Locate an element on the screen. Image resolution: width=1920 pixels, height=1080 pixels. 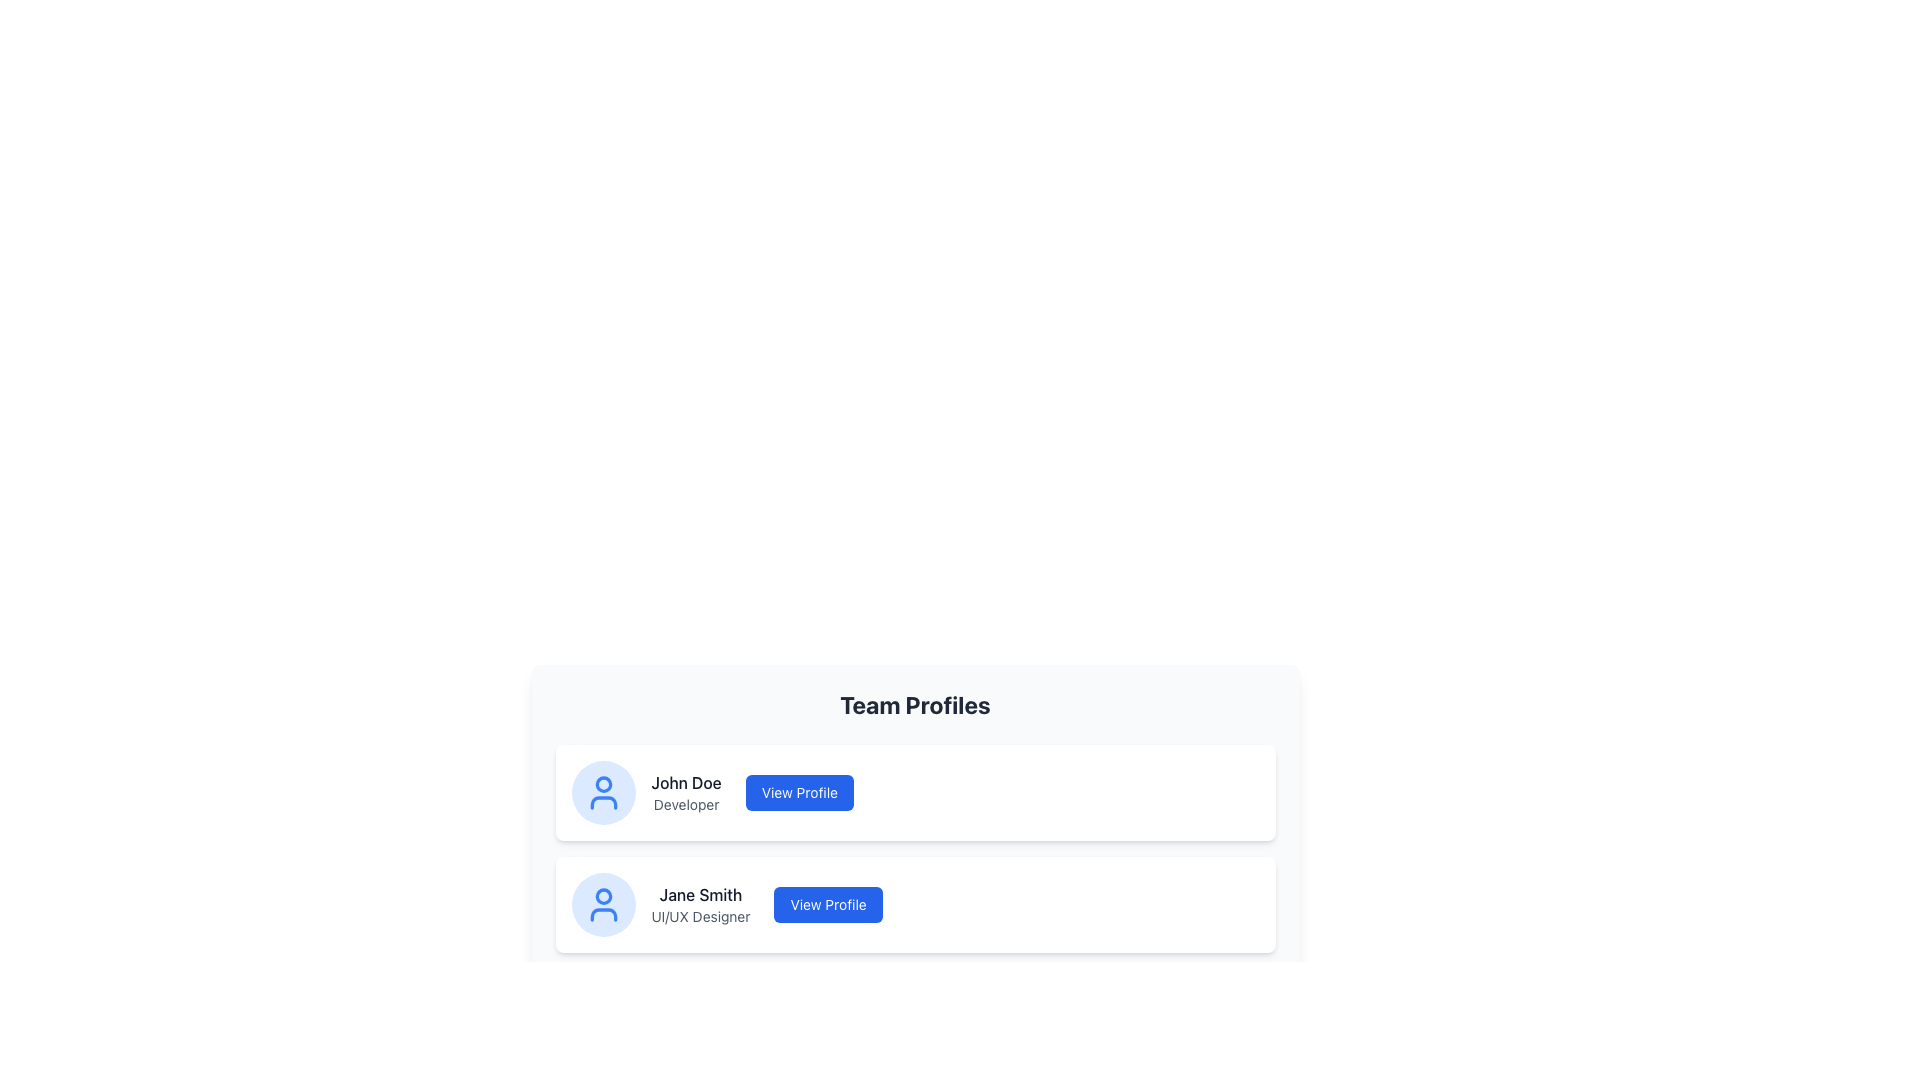
the name 'Jane Smith' in the Profile summary display is located at coordinates (661, 905).